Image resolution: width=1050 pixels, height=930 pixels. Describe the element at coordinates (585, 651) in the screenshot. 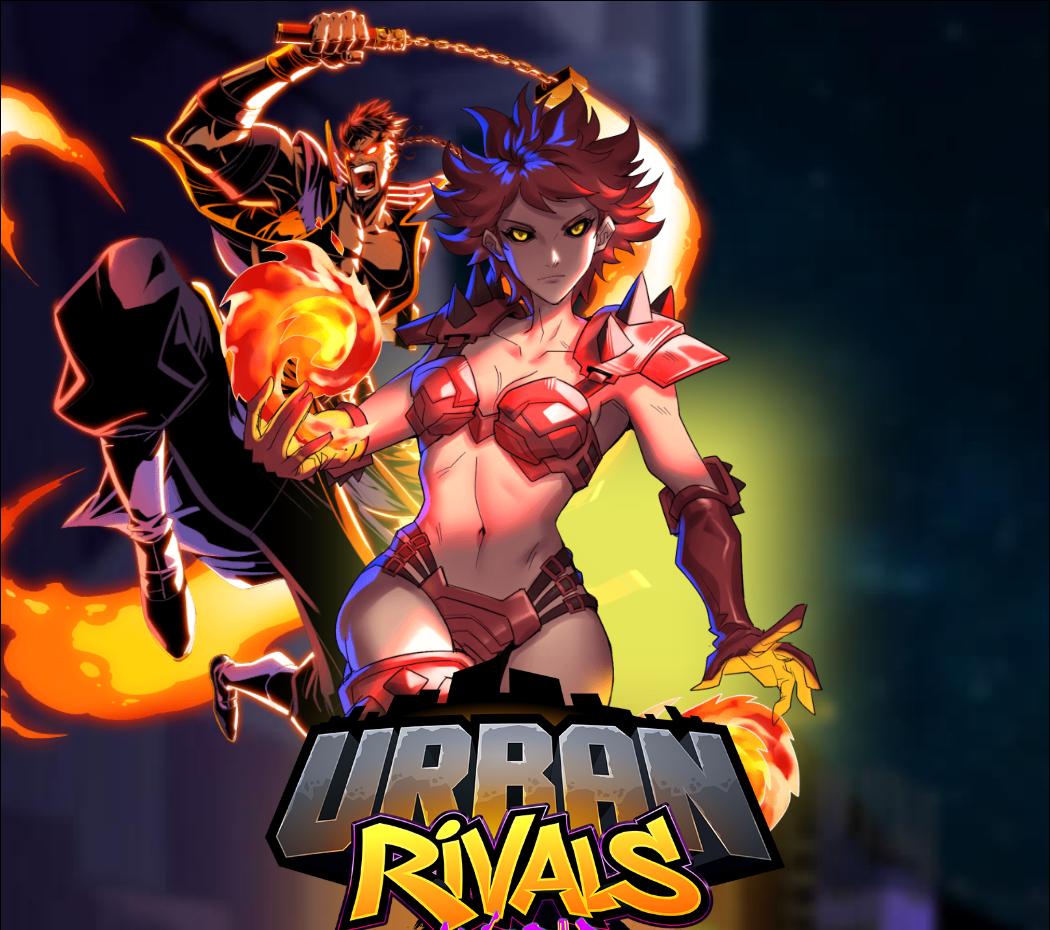

I see `'The SENTINEL forces of law and order, the ALL STARS' athletes, the HURACAN luchadores, the RESCUE medical staff, the FANG PI CLANG martial art specialists and the LA JUNTA soldiers are the muscle defending the city!'` at that location.